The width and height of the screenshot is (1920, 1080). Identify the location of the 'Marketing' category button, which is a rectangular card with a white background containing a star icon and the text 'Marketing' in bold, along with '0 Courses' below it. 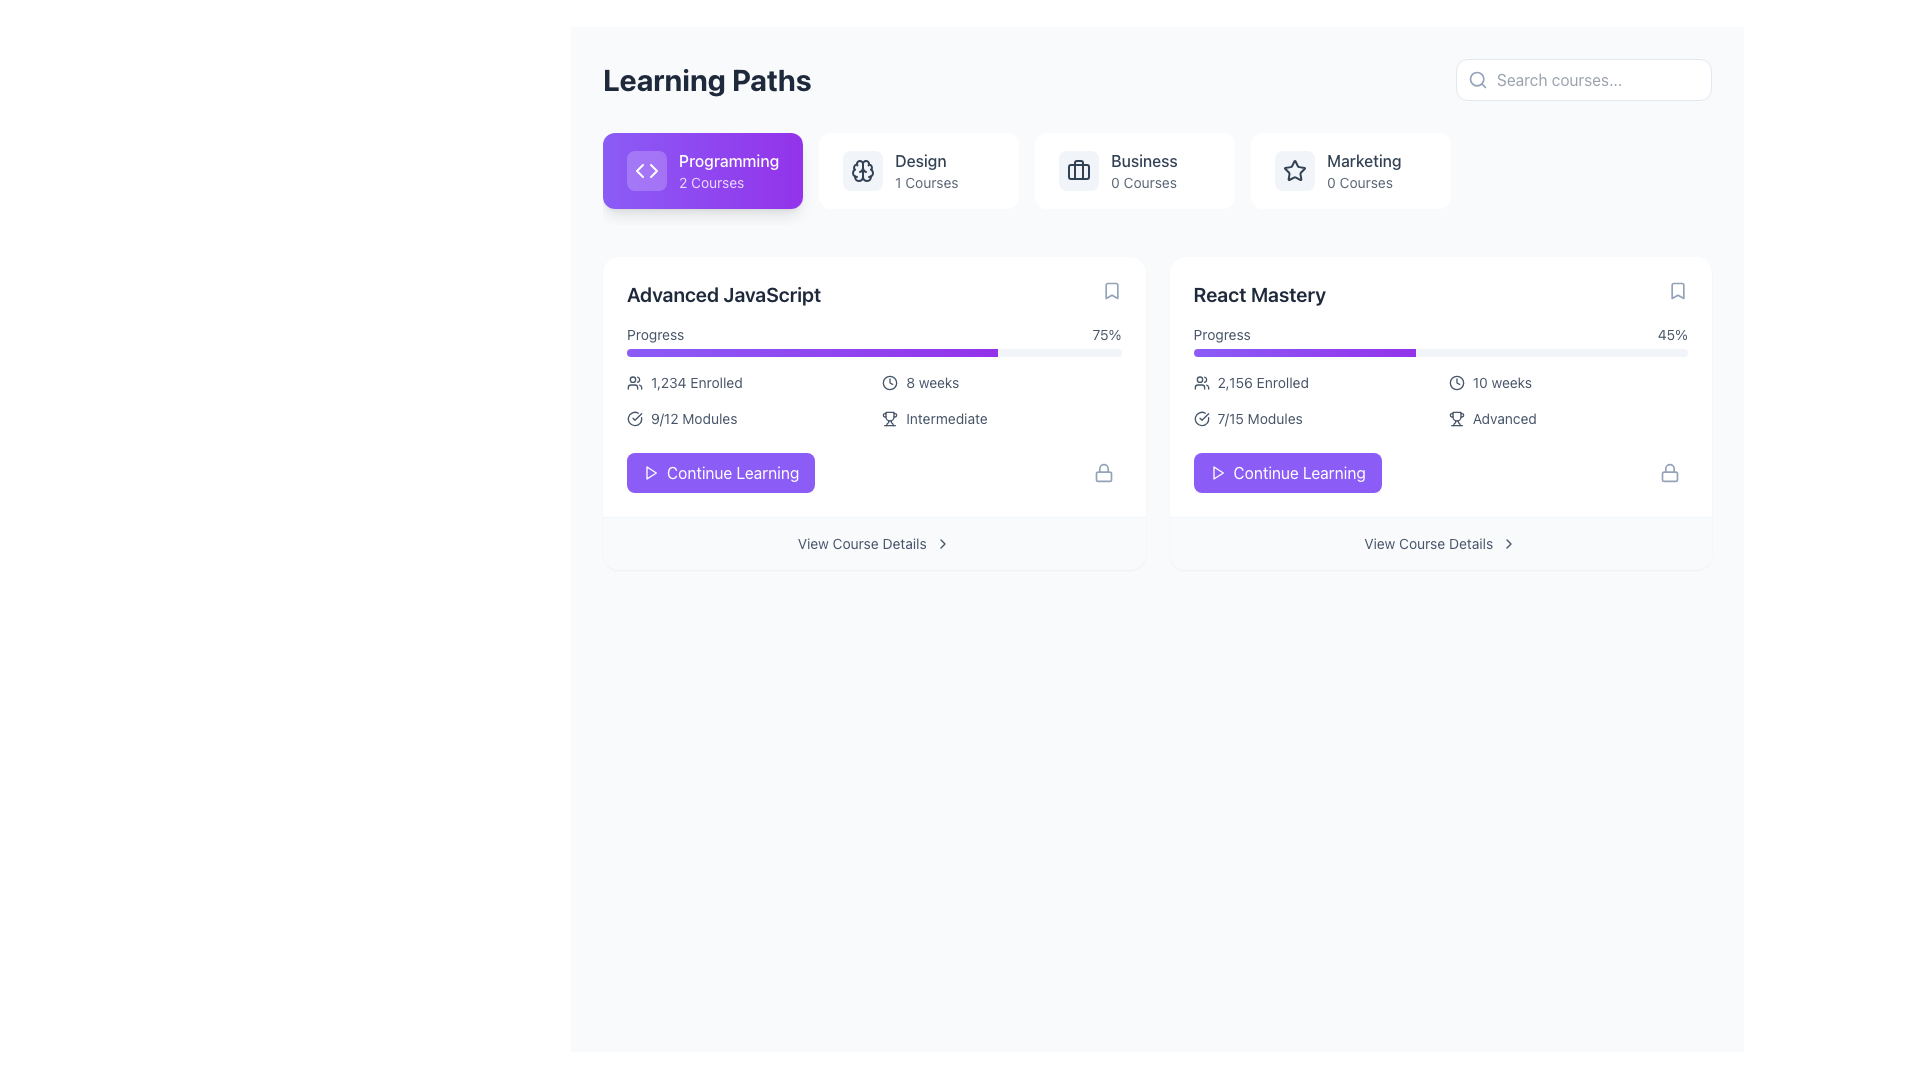
(1351, 169).